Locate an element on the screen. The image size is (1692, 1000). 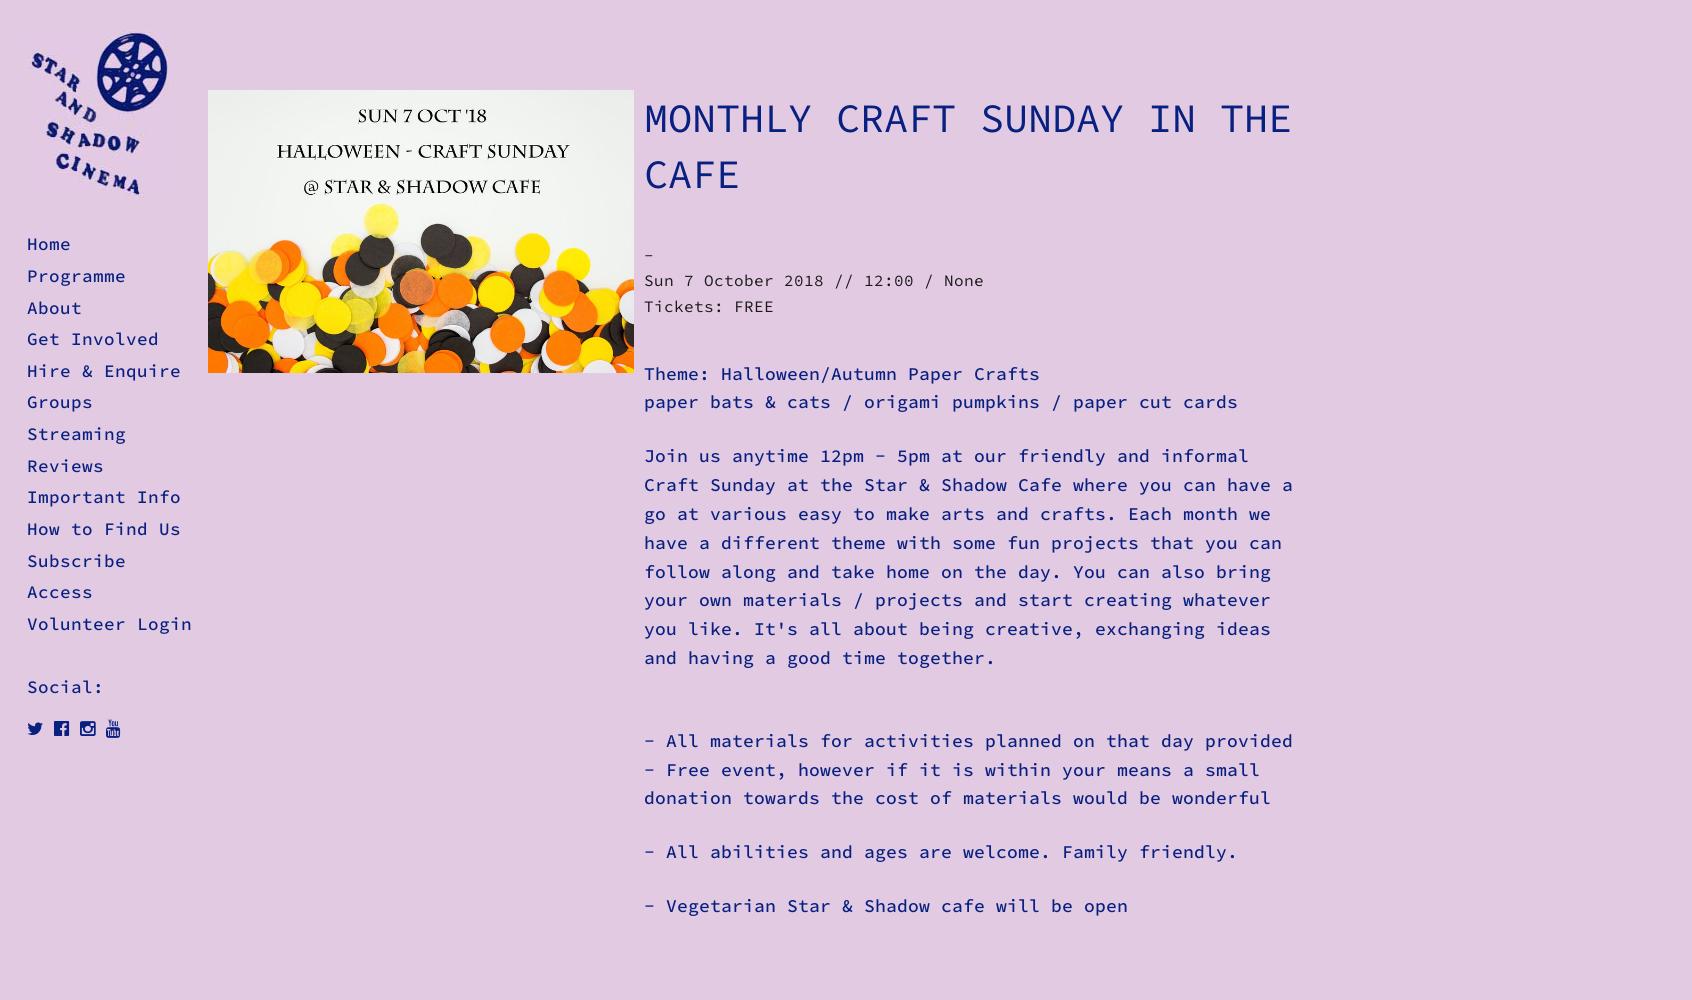
'Get Involved' is located at coordinates (26, 338).